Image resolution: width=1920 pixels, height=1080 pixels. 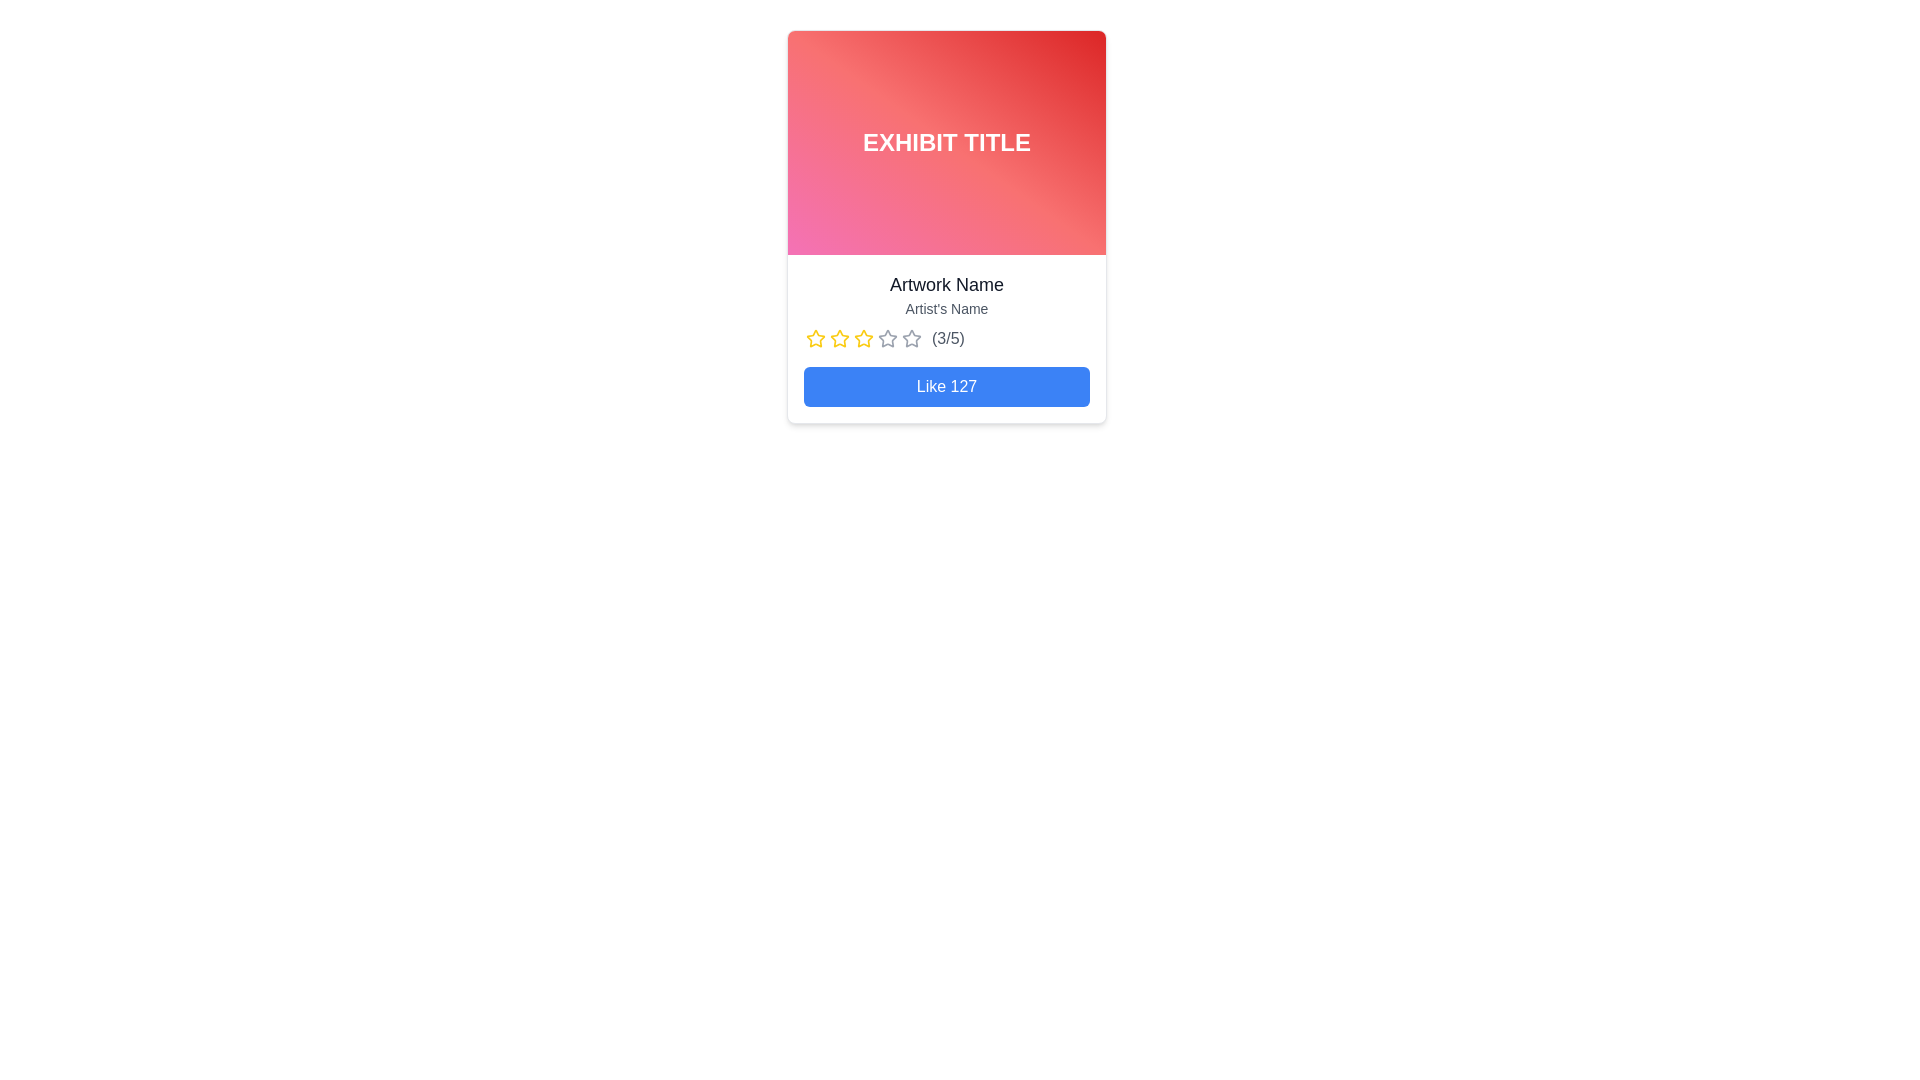 What do you see at coordinates (911, 337) in the screenshot?
I see `the third gray star-shaped rating icon located under the section title 'Artwork Name'` at bounding box center [911, 337].